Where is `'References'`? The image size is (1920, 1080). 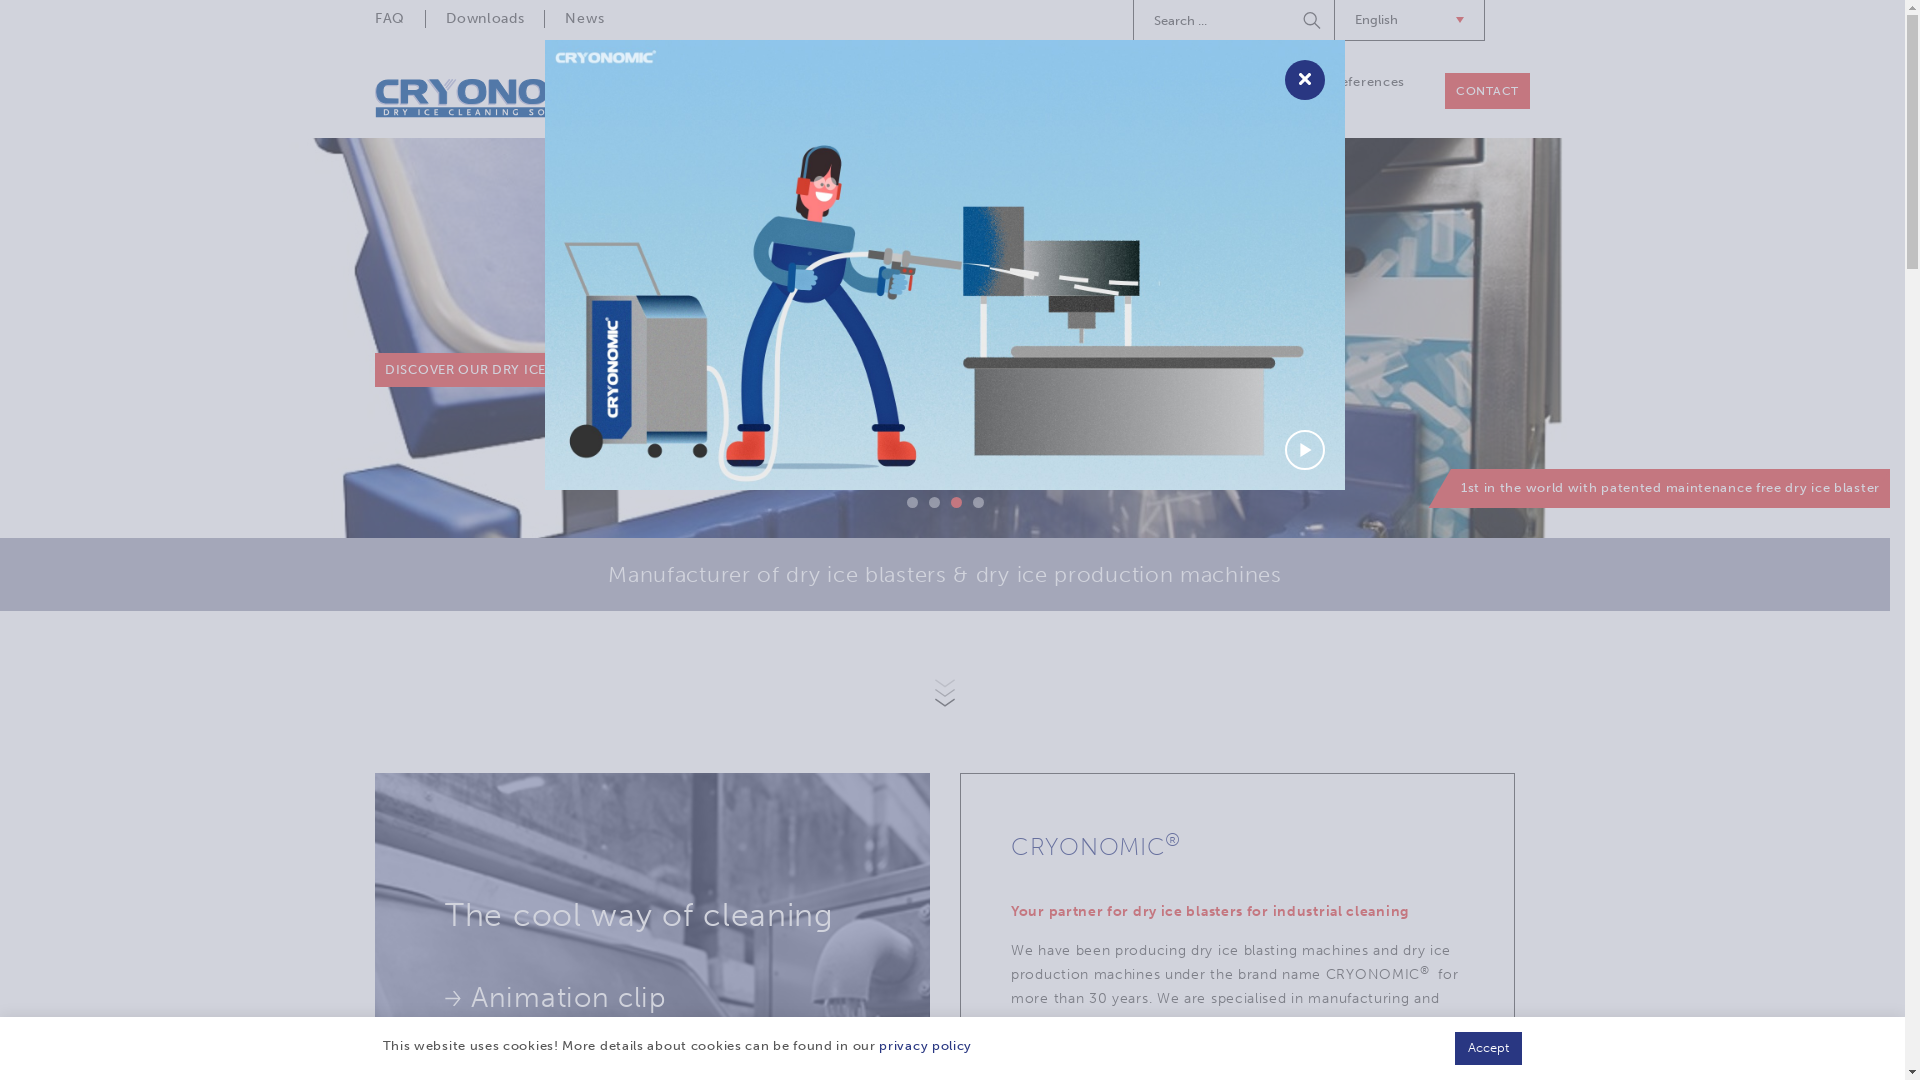 'References' is located at coordinates (1367, 80).